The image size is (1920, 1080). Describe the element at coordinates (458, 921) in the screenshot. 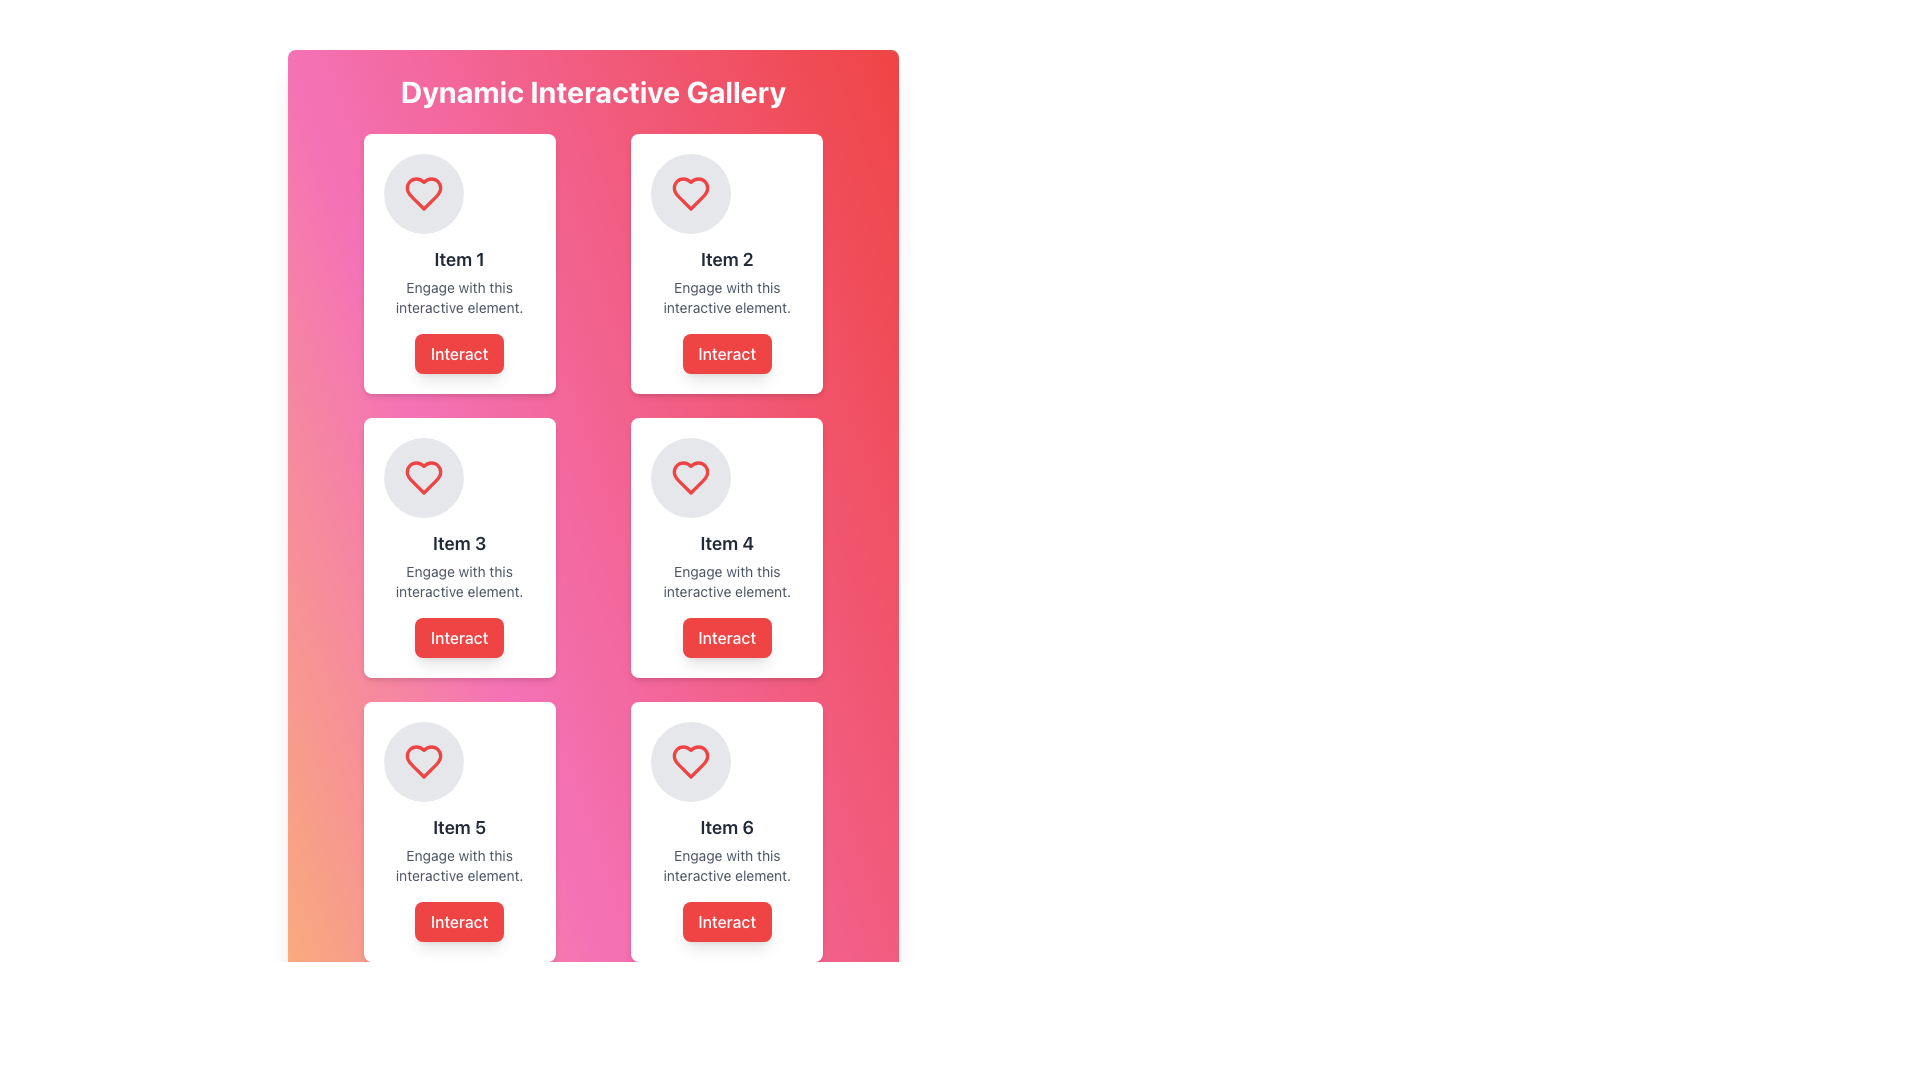

I see `the vibrant red 'Interact' button with rounded corners located at the bottom of the card labeled 'Item 5'` at that location.